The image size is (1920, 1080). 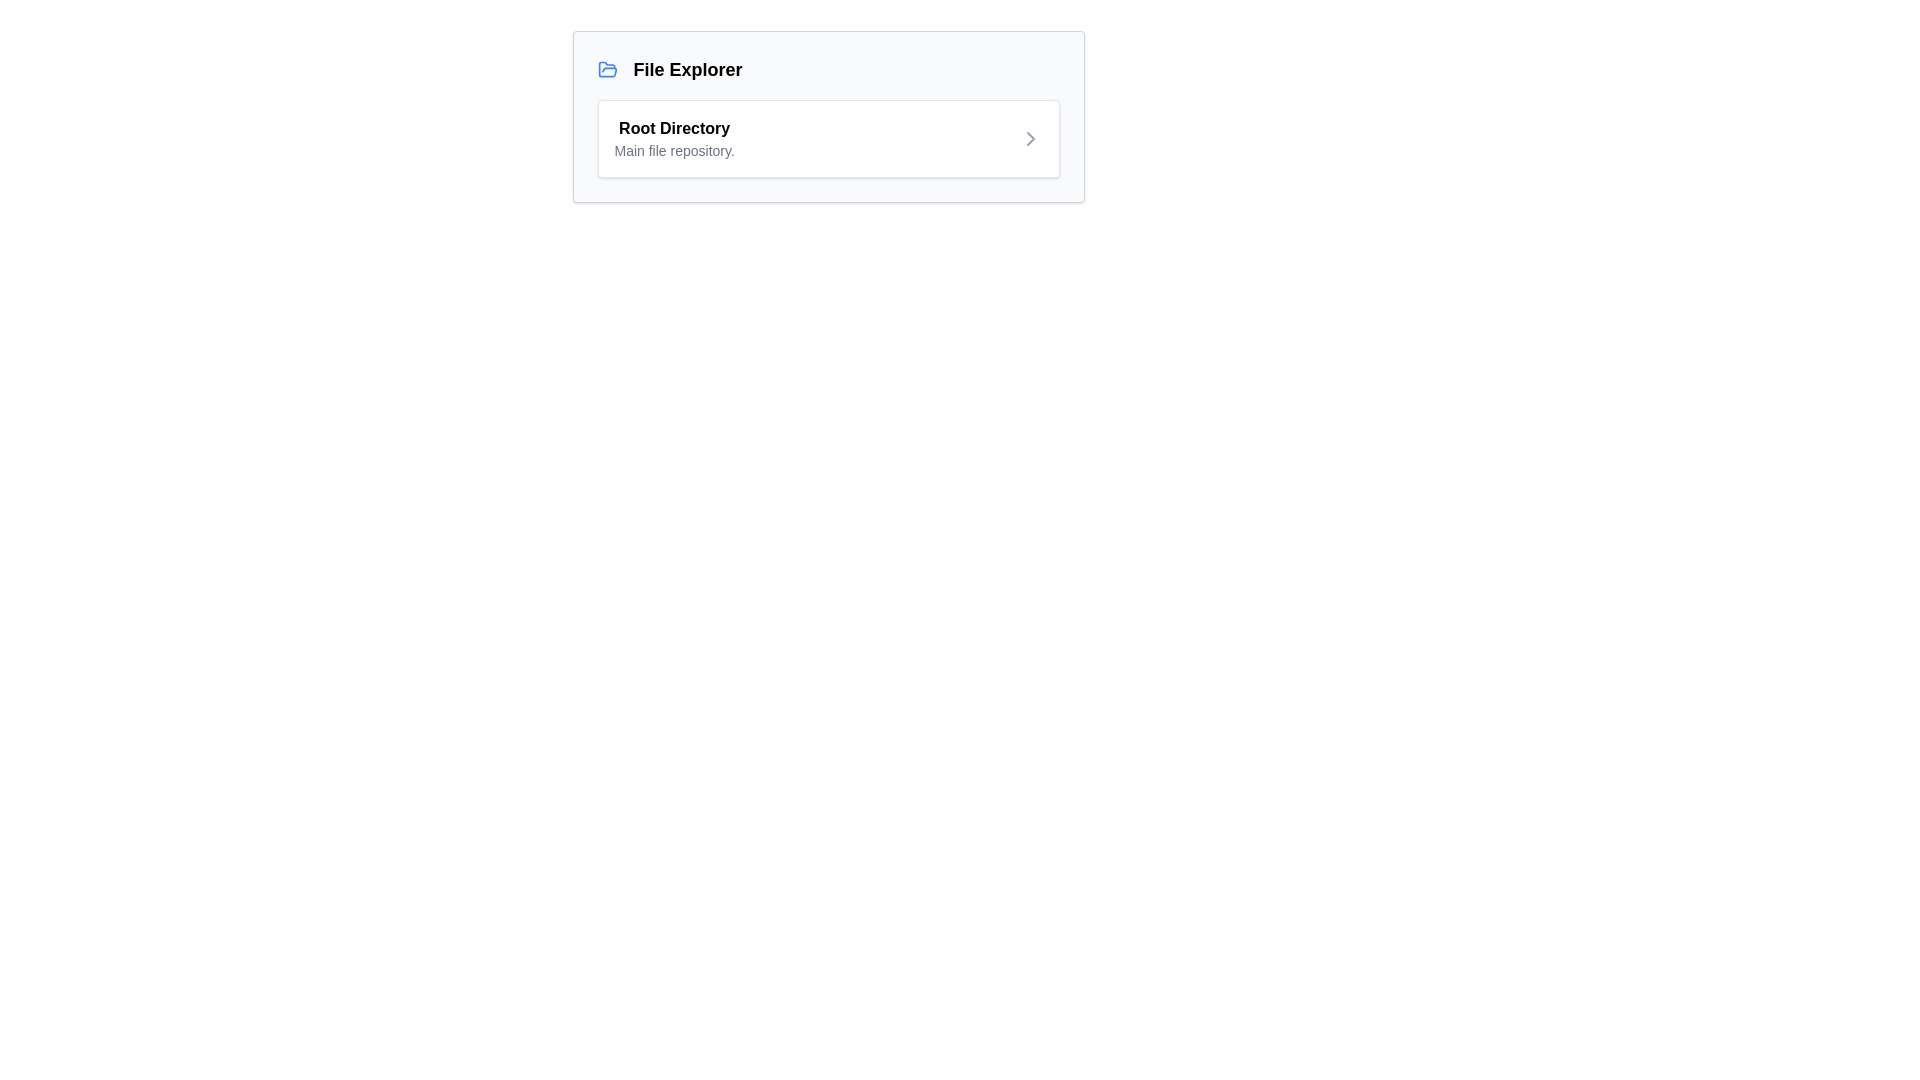 I want to click on the folder icon located to the far left next to the text 'File Explorer', so click(x=606, y=68).